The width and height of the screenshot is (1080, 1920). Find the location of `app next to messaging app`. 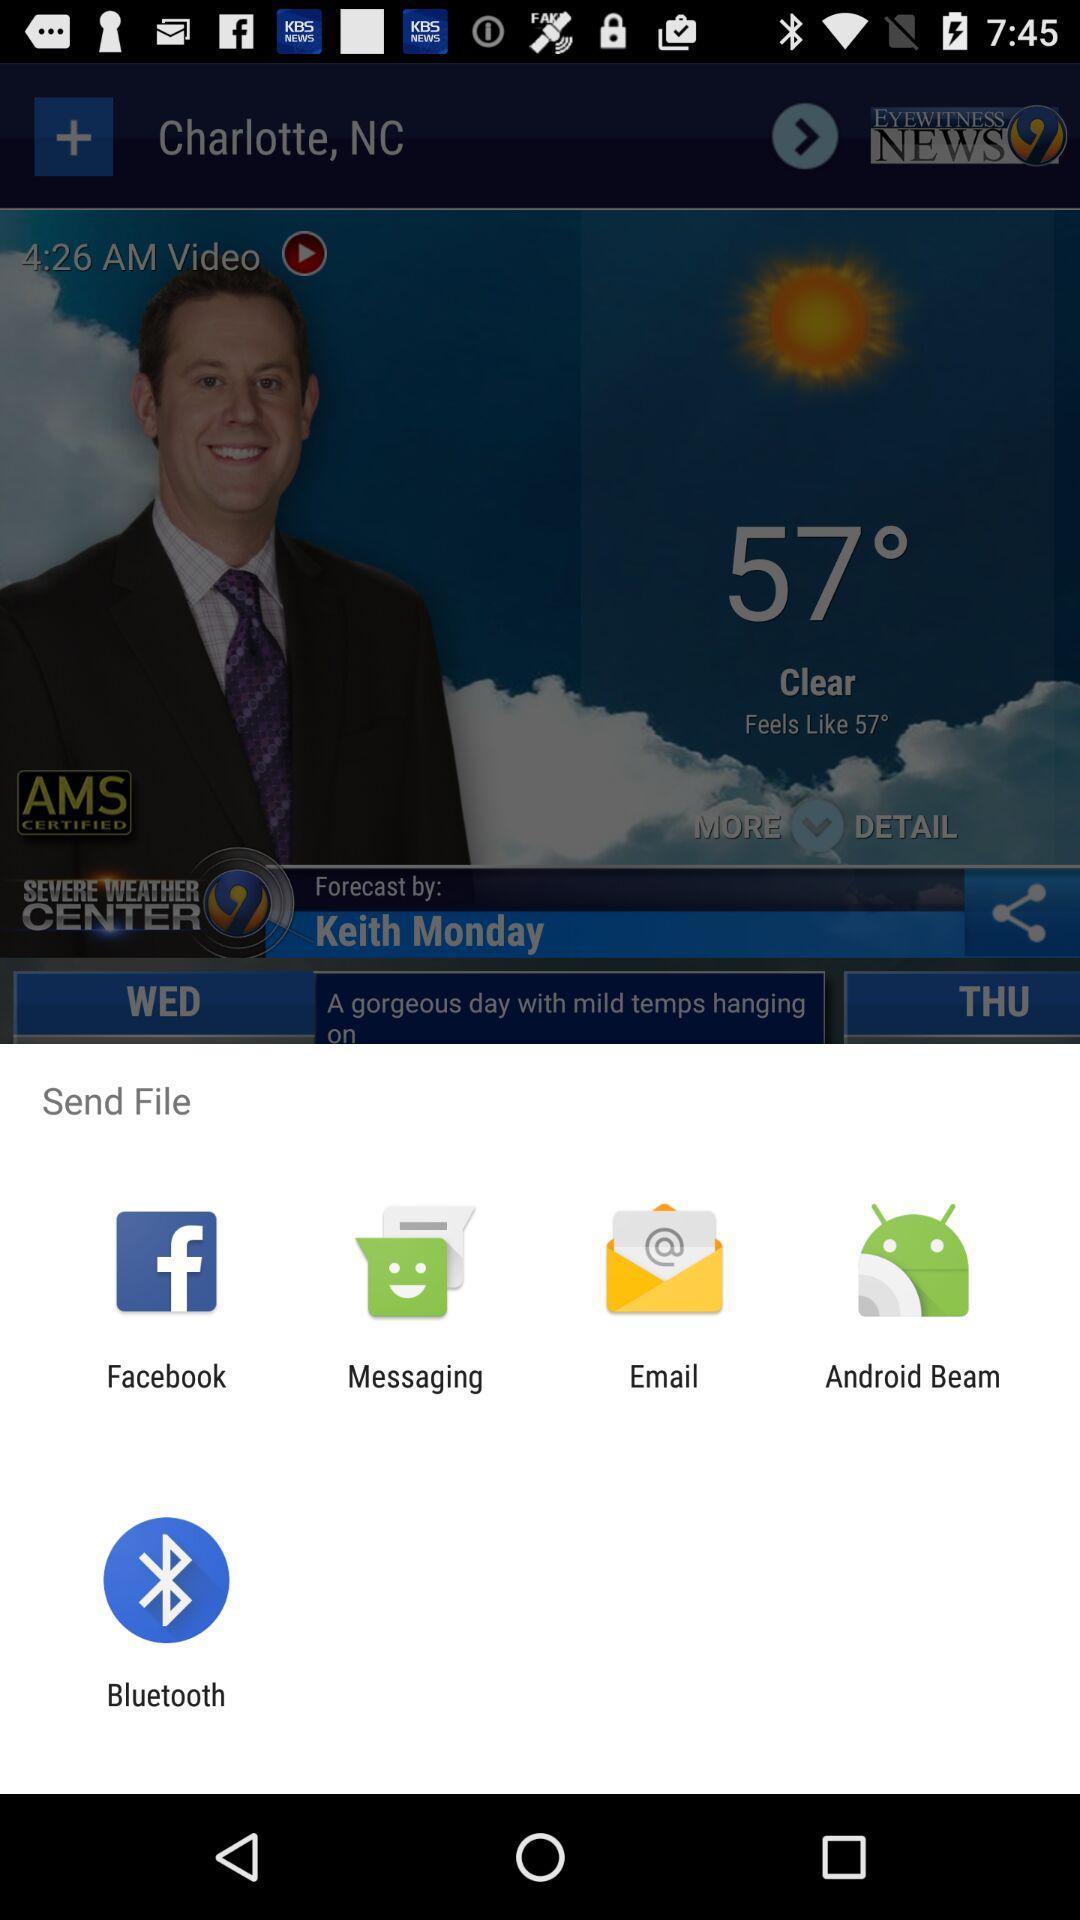

app next to messaging app is located at coordinates (664, 1392).